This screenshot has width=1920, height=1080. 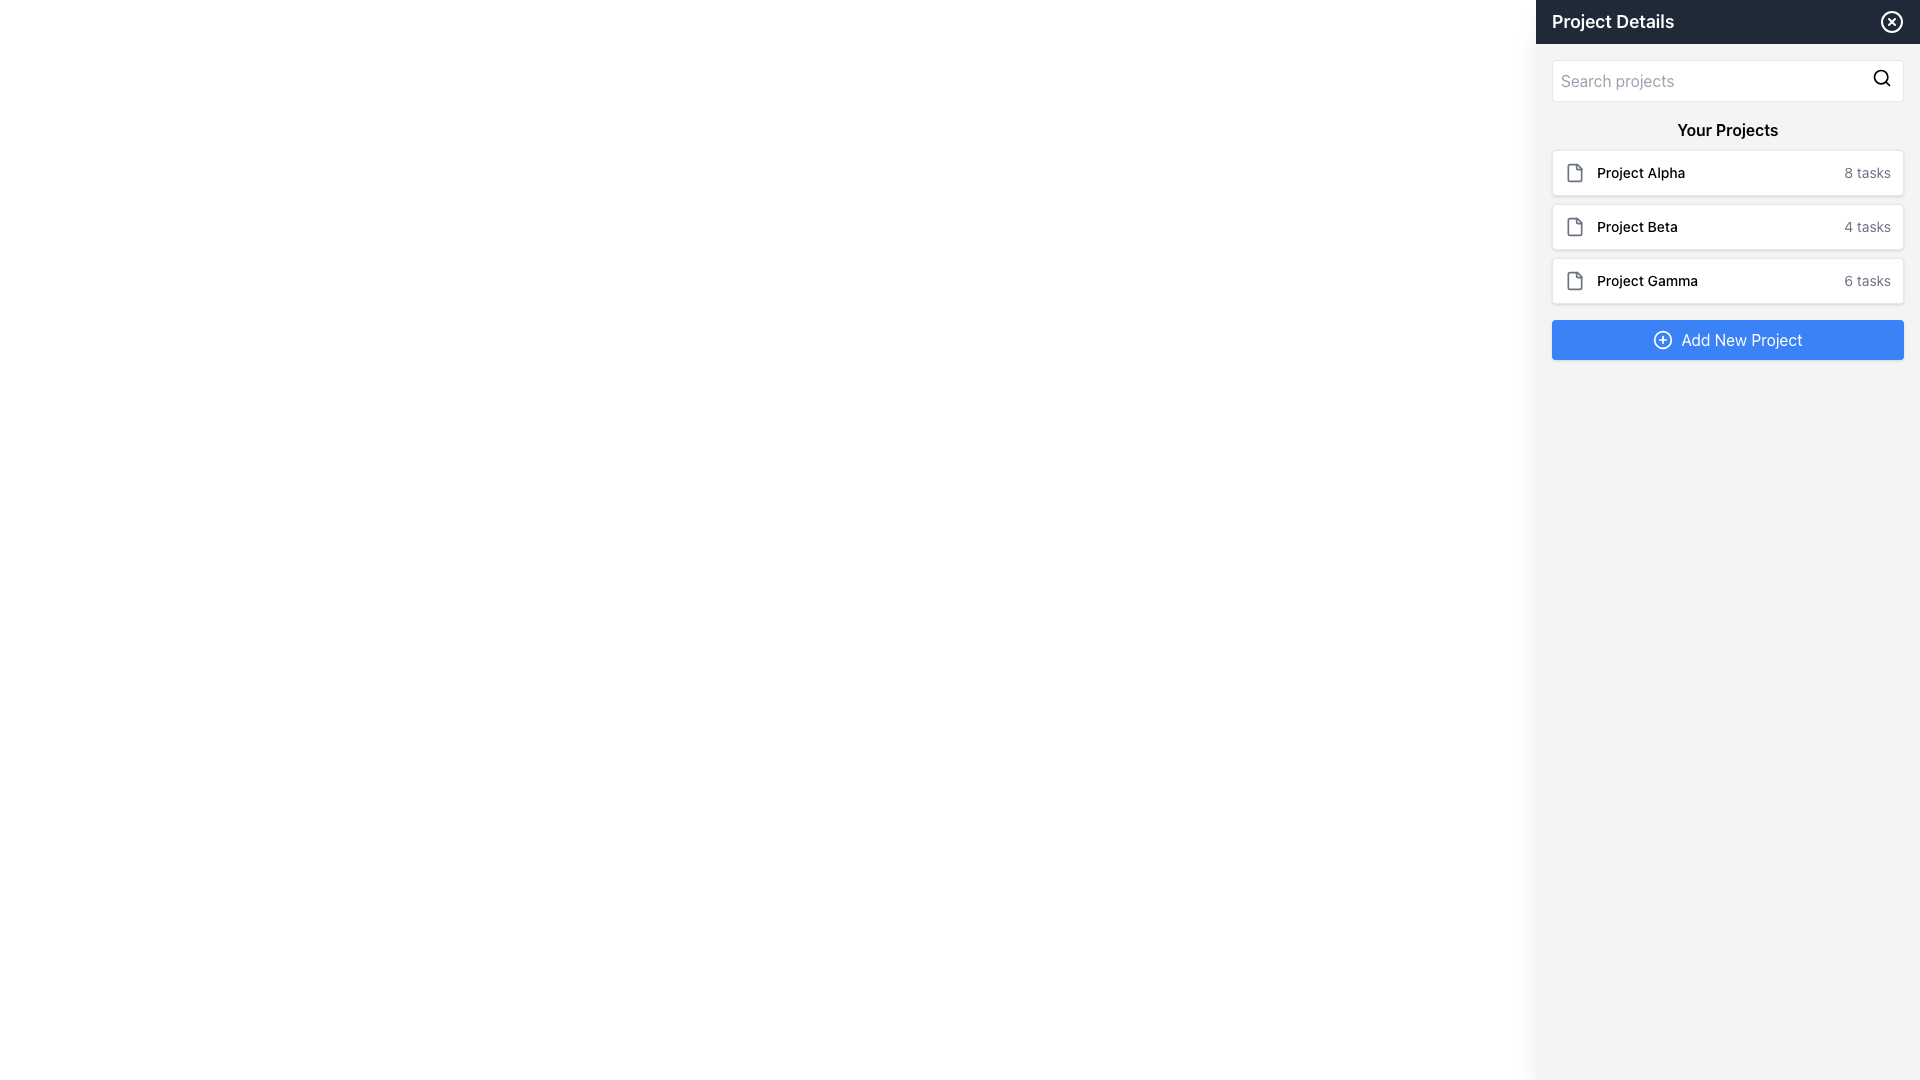 I want to click on the close button located in the top-right corner of the 'Project Details' side panel, so click(x=1882, y=35).